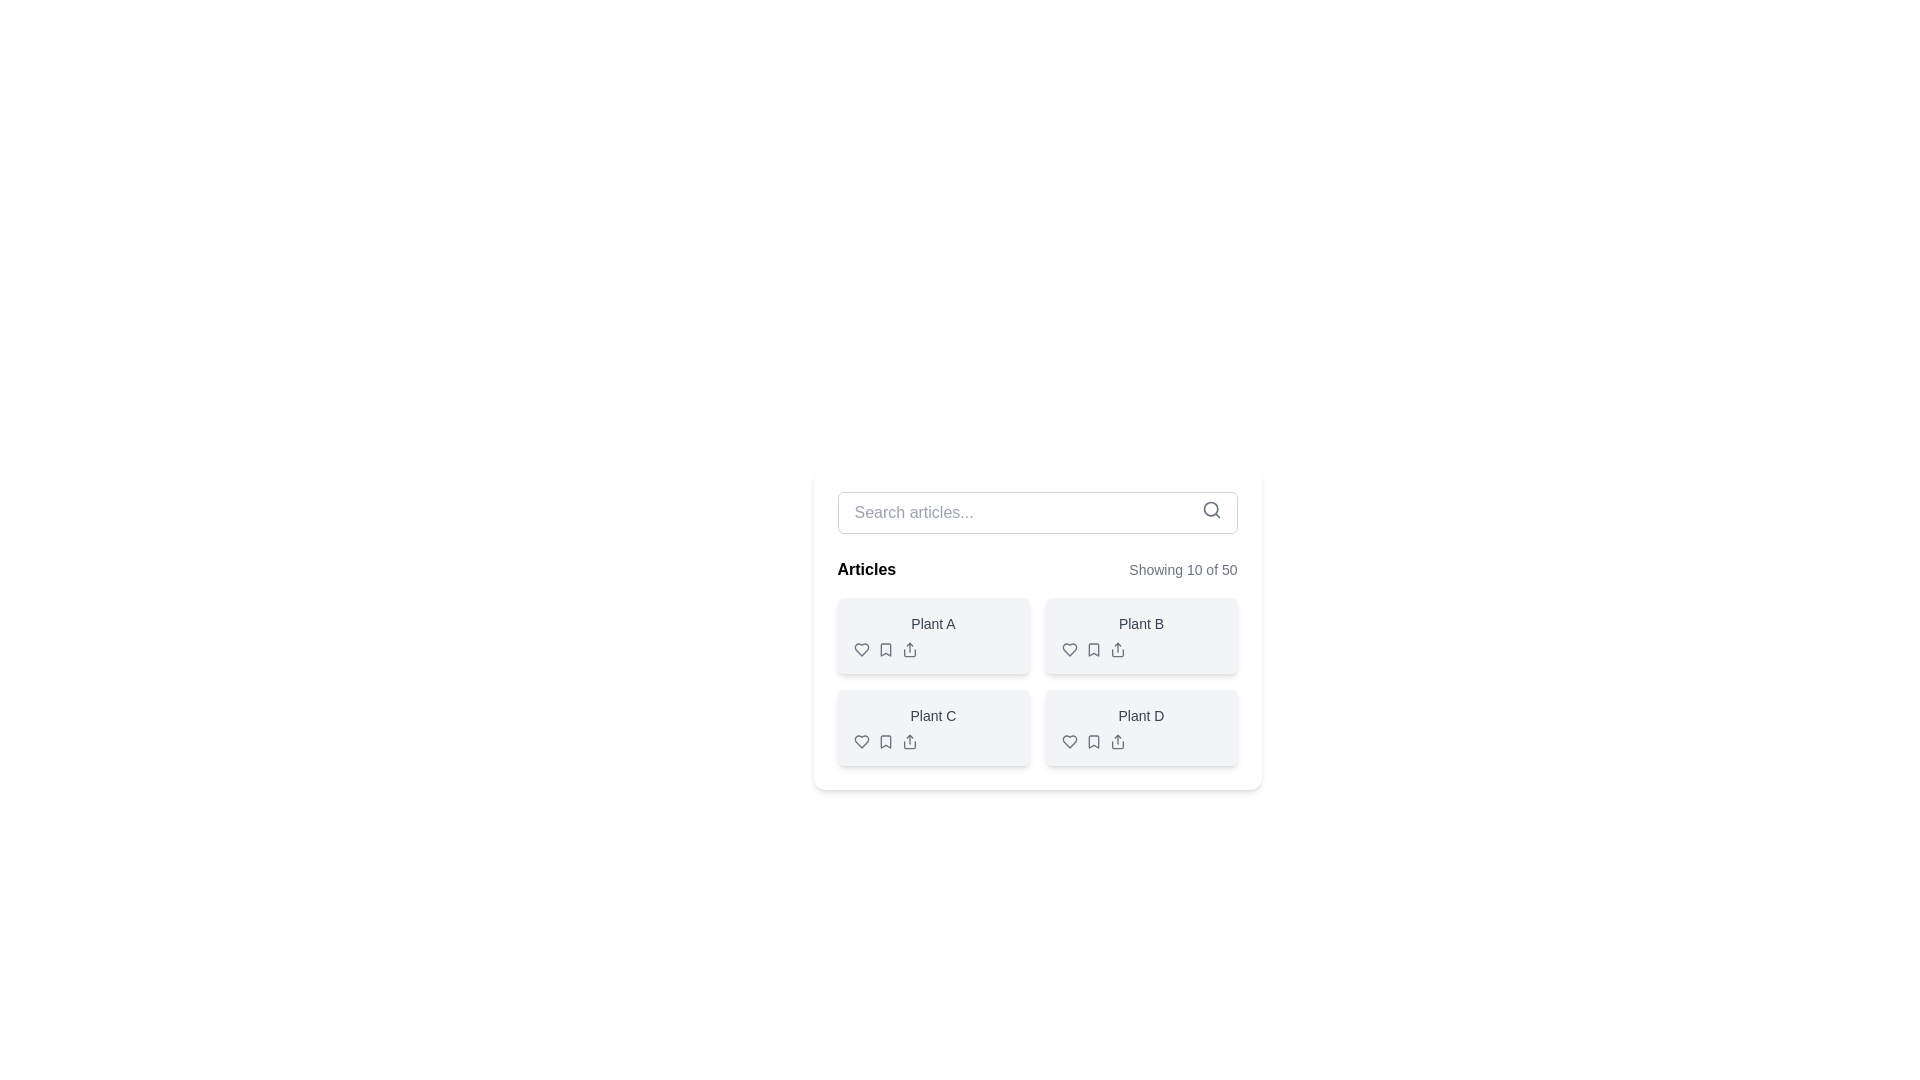 The height and width of the screenshot is (1080, 1920). I want to click on the bookmark-shaped icon with a thin outline located in the fourth card of the grid layout near the text 'Plant D' for more information, so click(1092, 741).